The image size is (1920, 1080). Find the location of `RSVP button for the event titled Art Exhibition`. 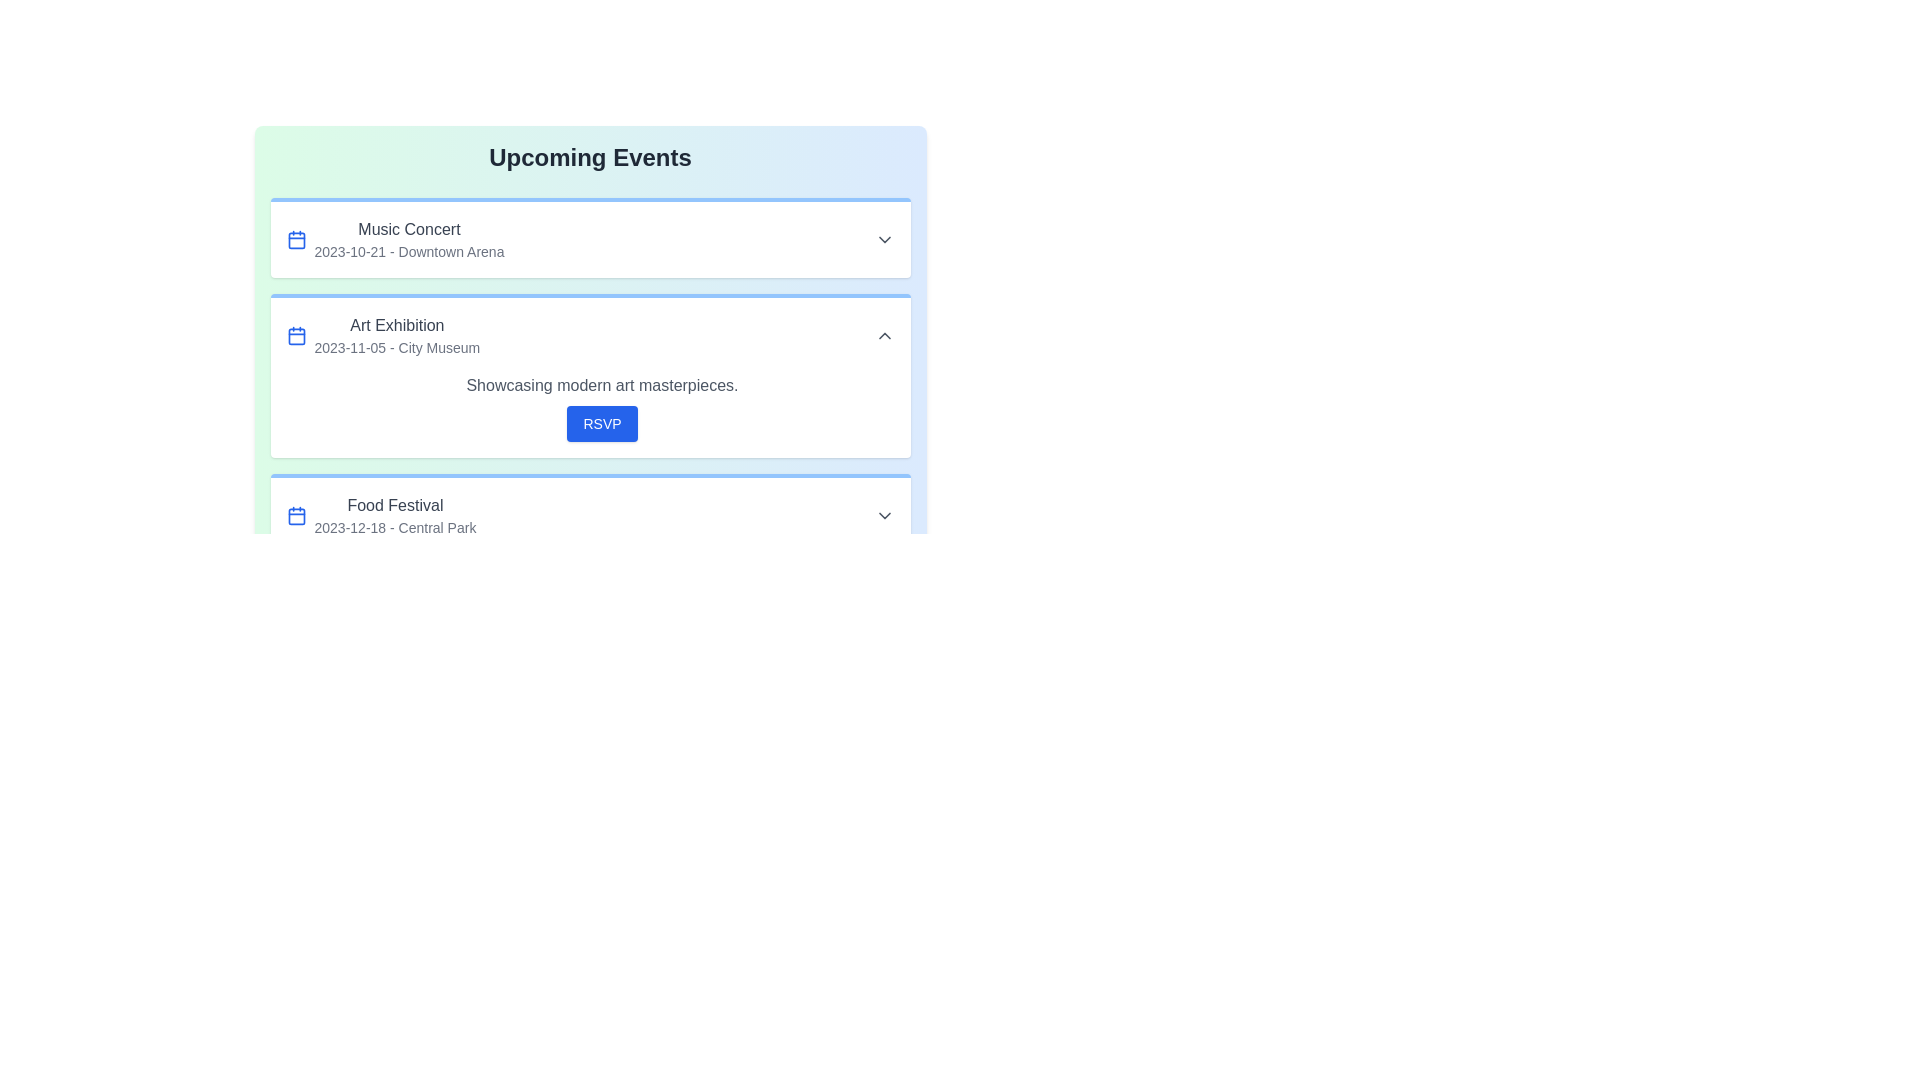

RSVP button for the event titled Art Exhibition is located at coordinates (601, 423).